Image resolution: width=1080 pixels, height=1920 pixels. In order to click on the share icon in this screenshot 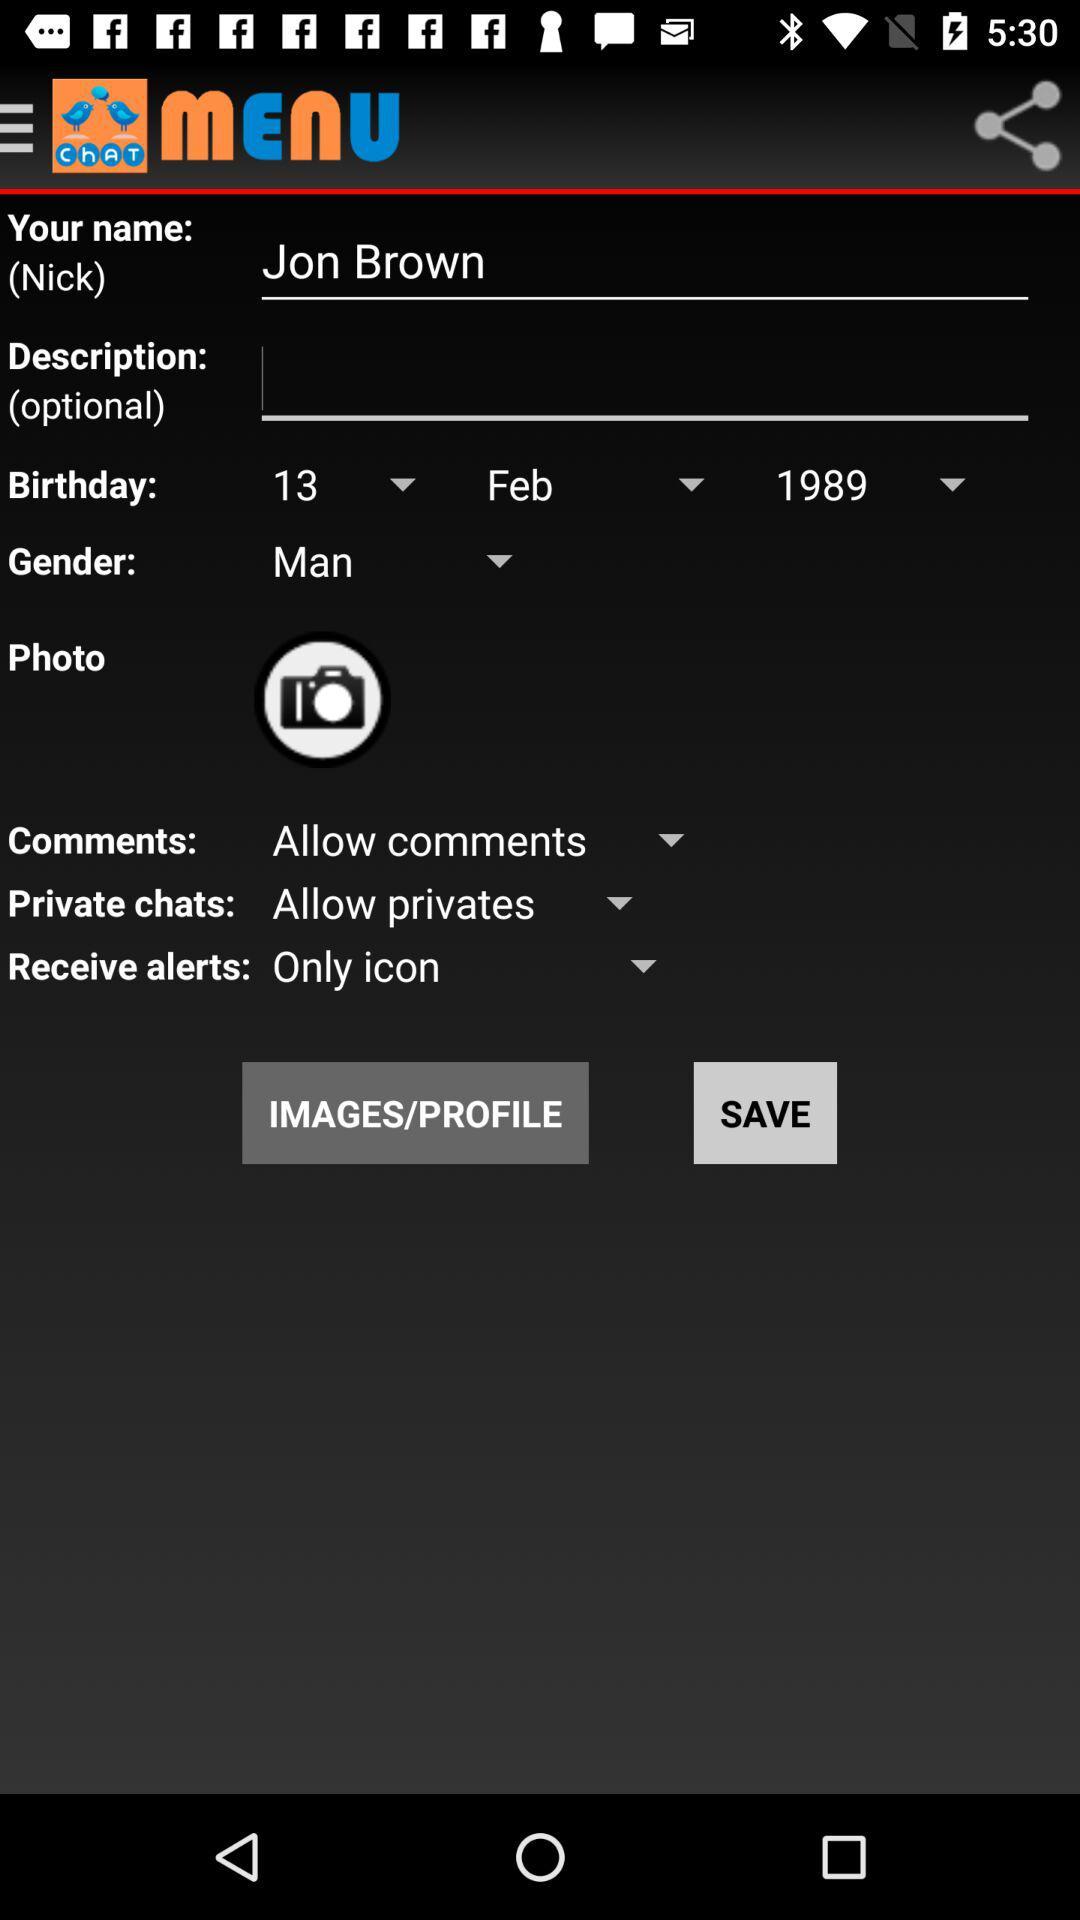, I will do `click(1017, 124)`.